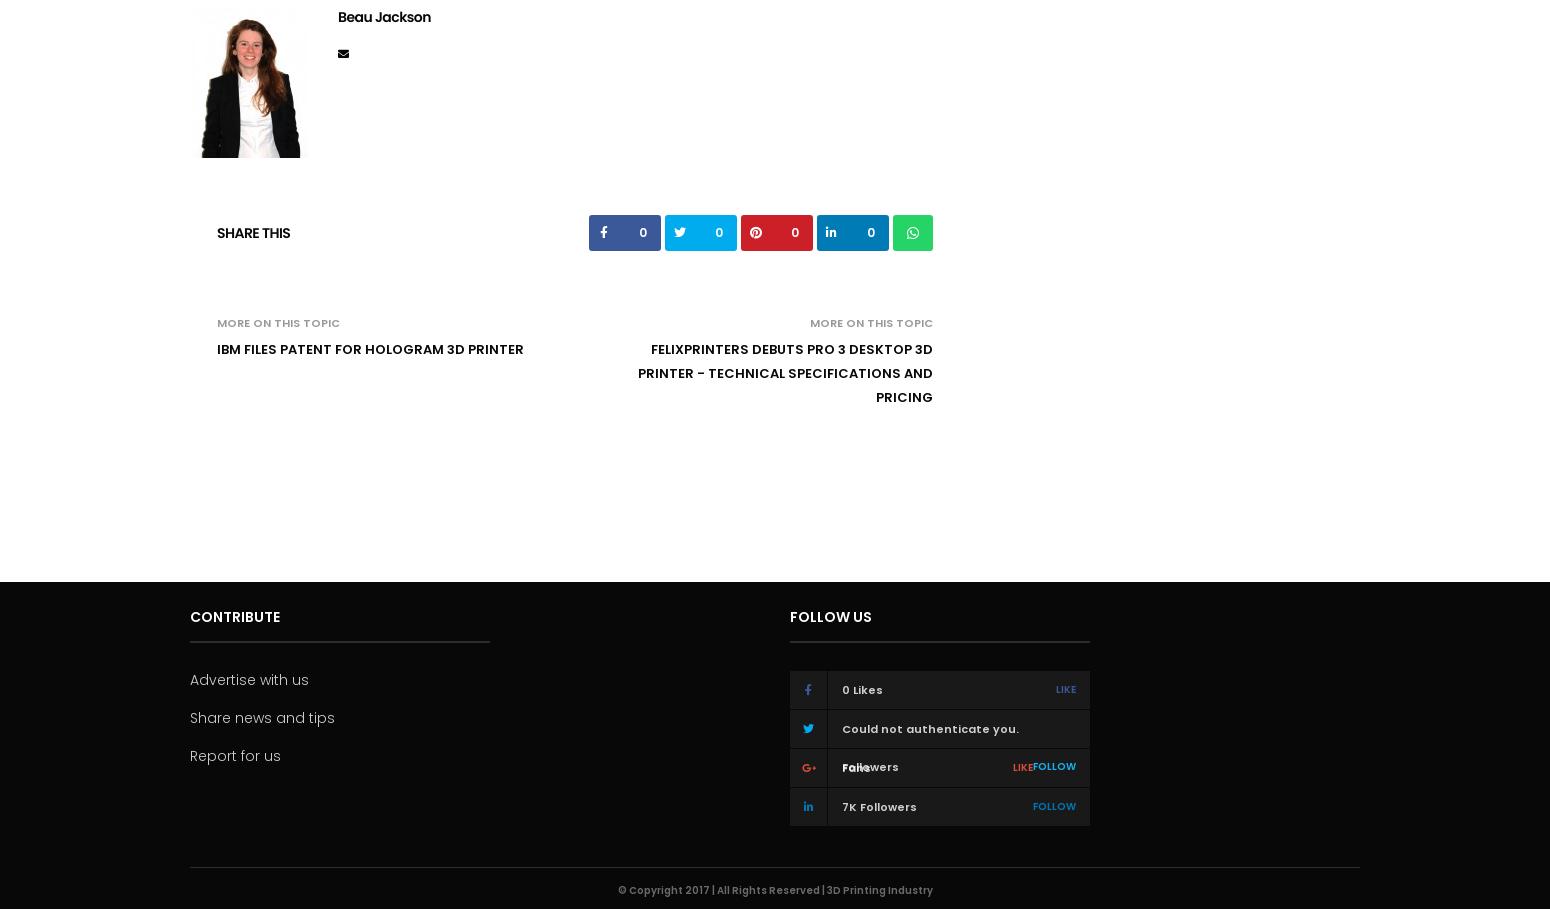 The width and height of the screenshot is (1550, 909). I want to click on '© Copyright 2017 | All Rights Reserved | 3D Printing Industry', so click(617, 889).